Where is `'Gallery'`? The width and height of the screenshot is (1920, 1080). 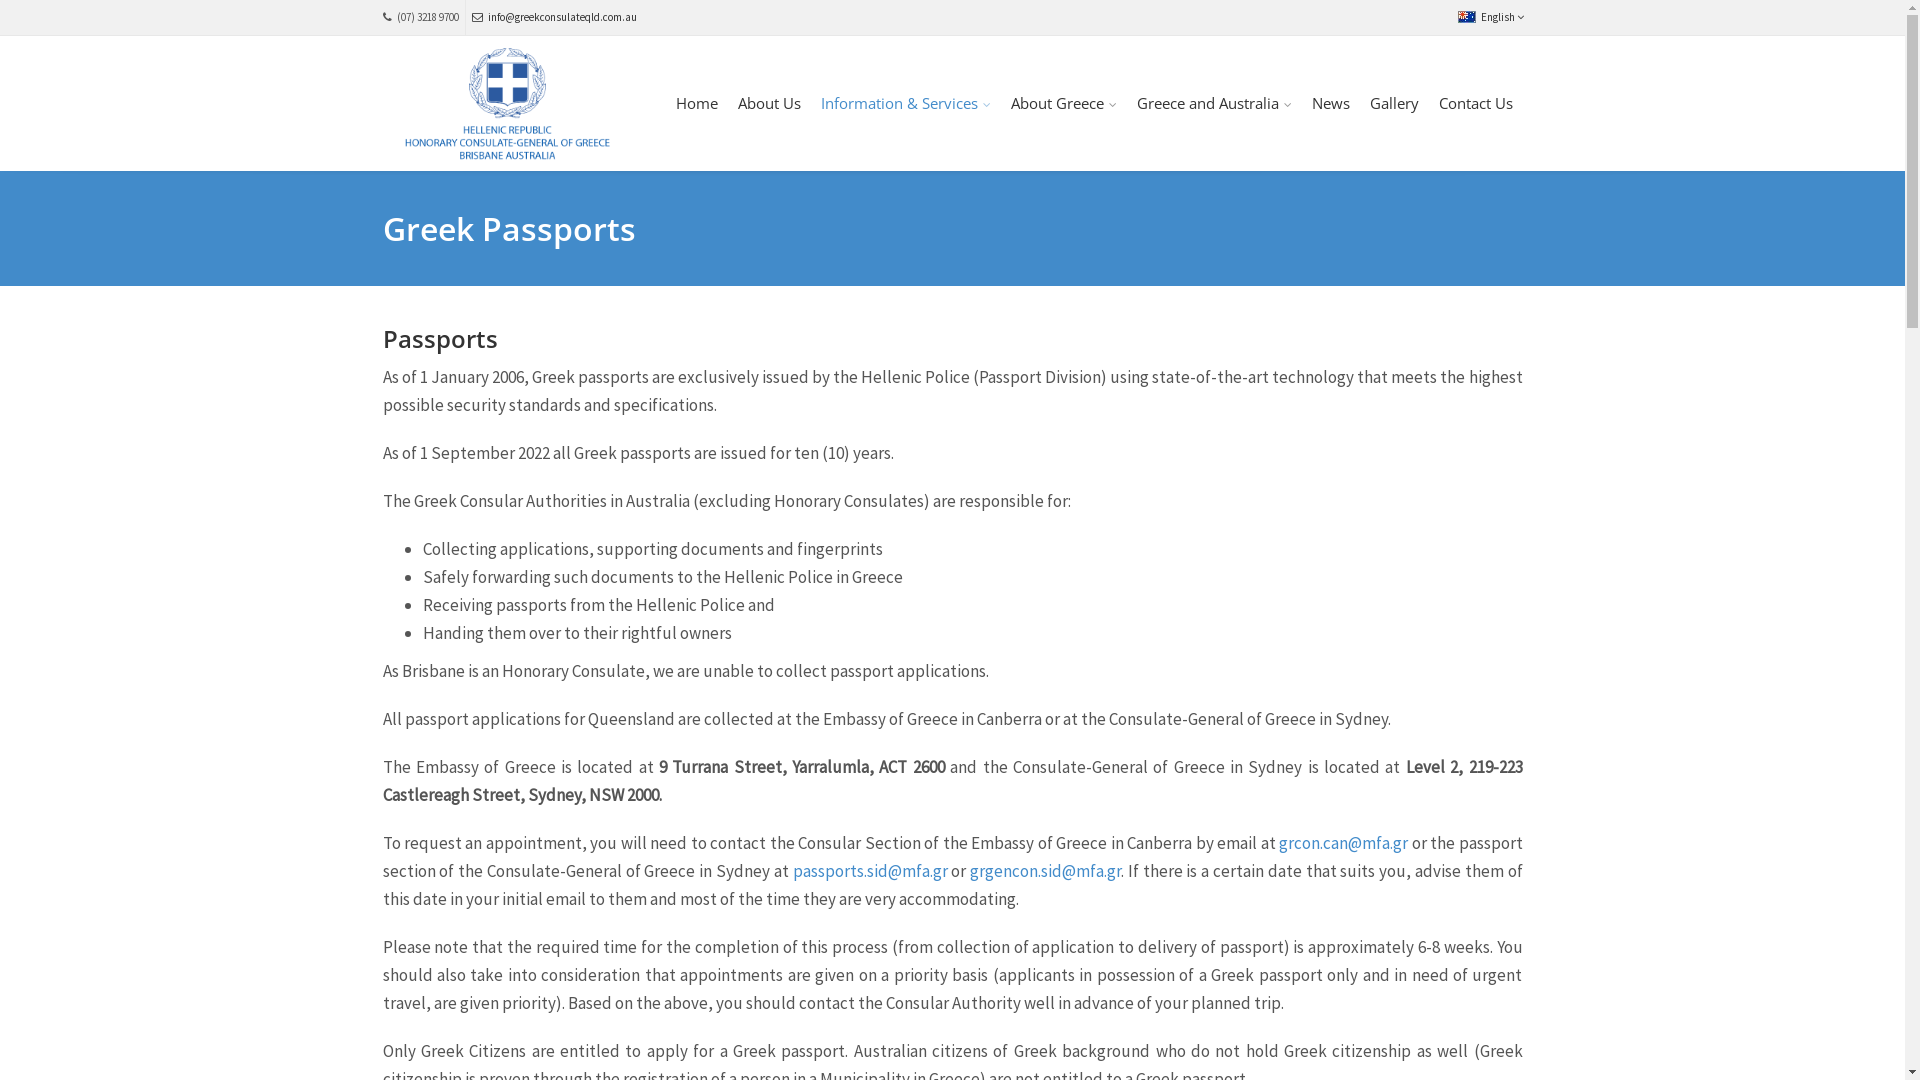
'Gallery' is located at coordinates (1393, 103).